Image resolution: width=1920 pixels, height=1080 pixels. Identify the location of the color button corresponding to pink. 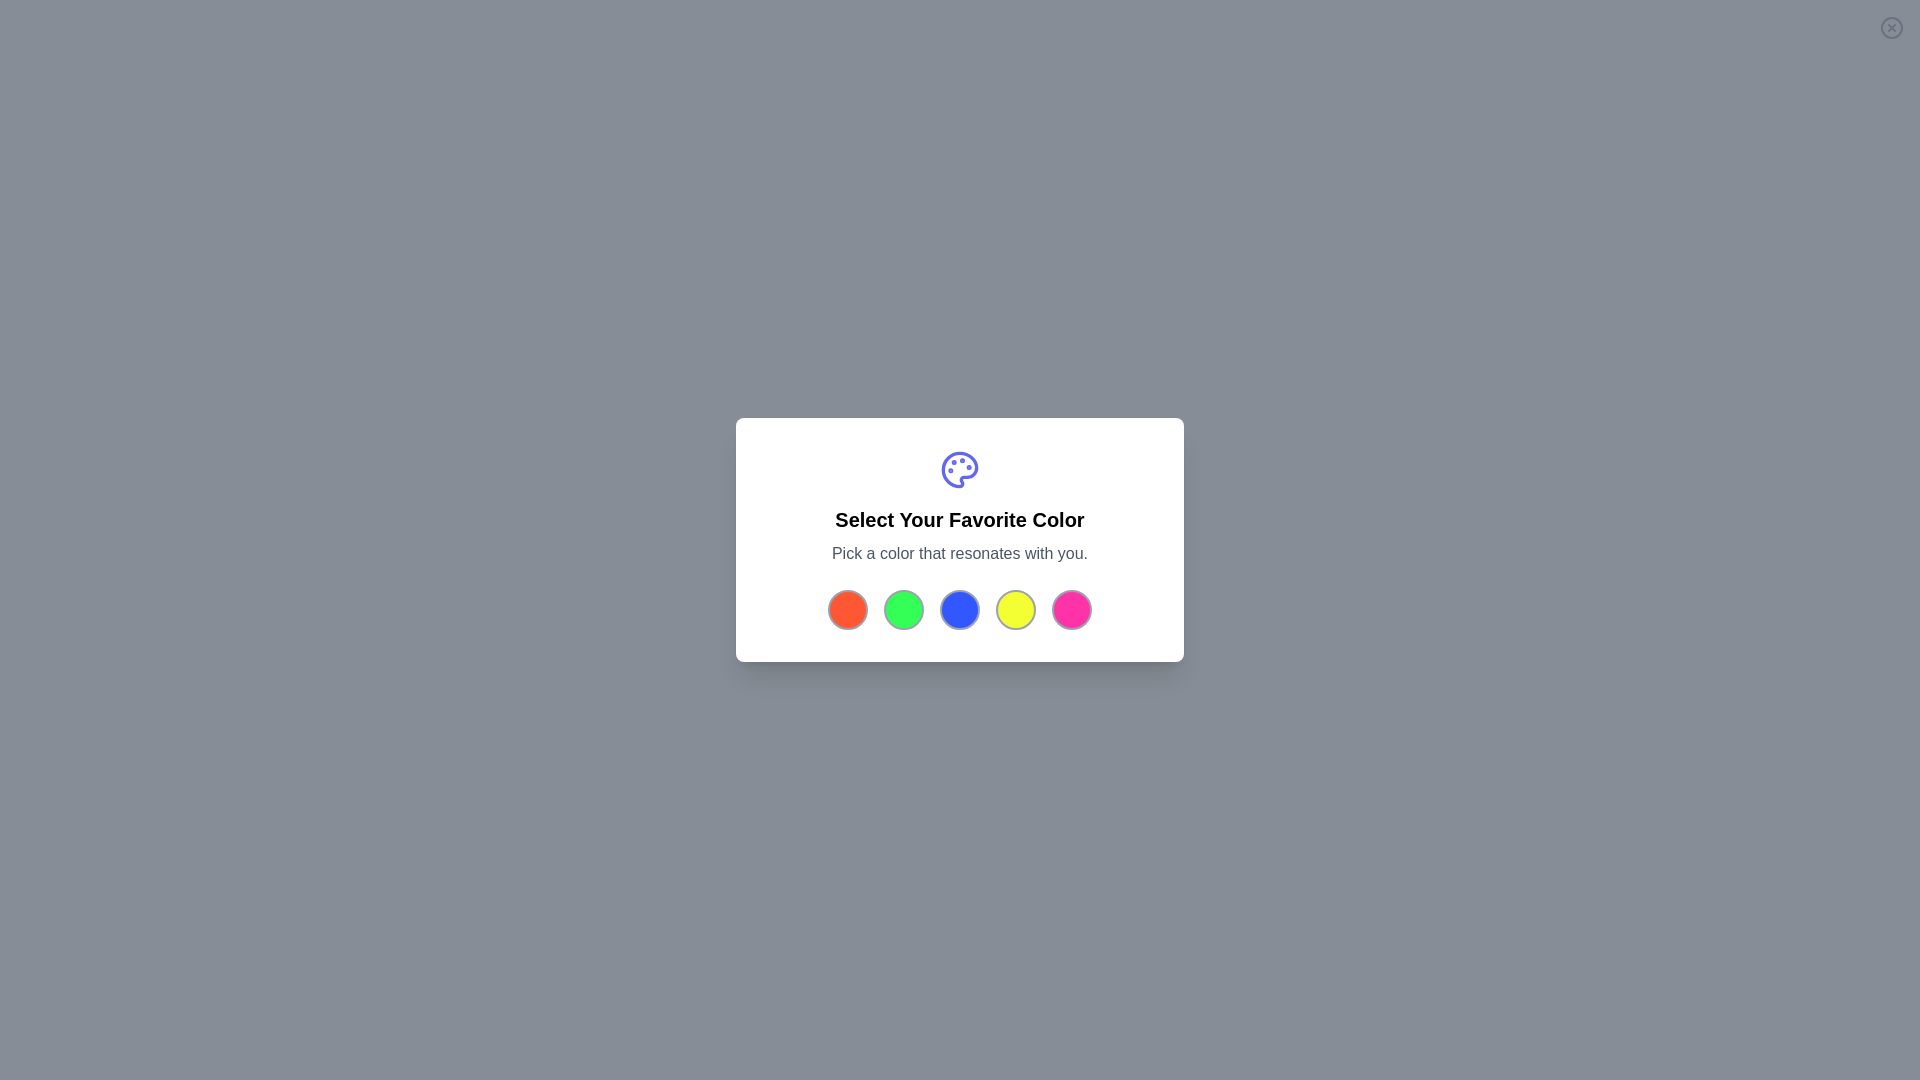
(1070, 608).